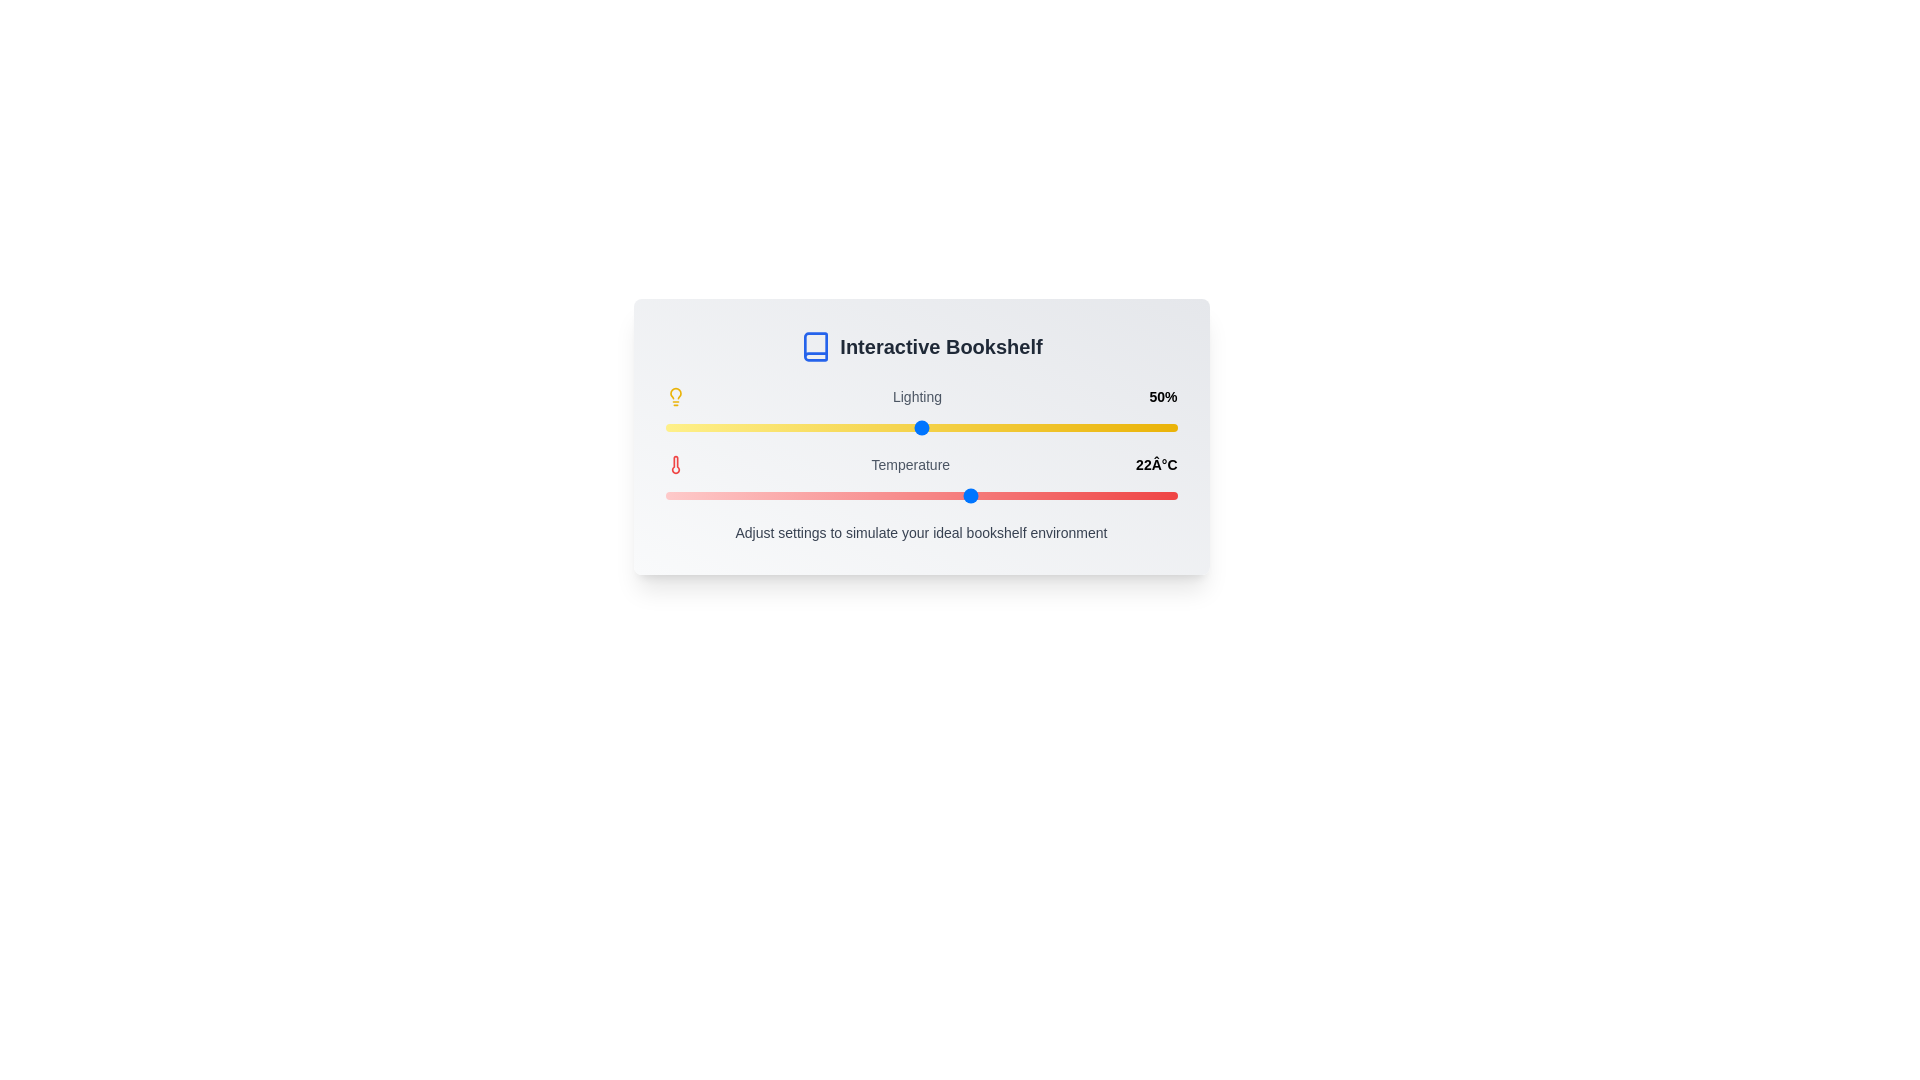 This screenshot has height=1080, width=1920. Describe the element at coordinates (940, 427) in the screenshot. I see `the lighting slider to 54%` at that location.